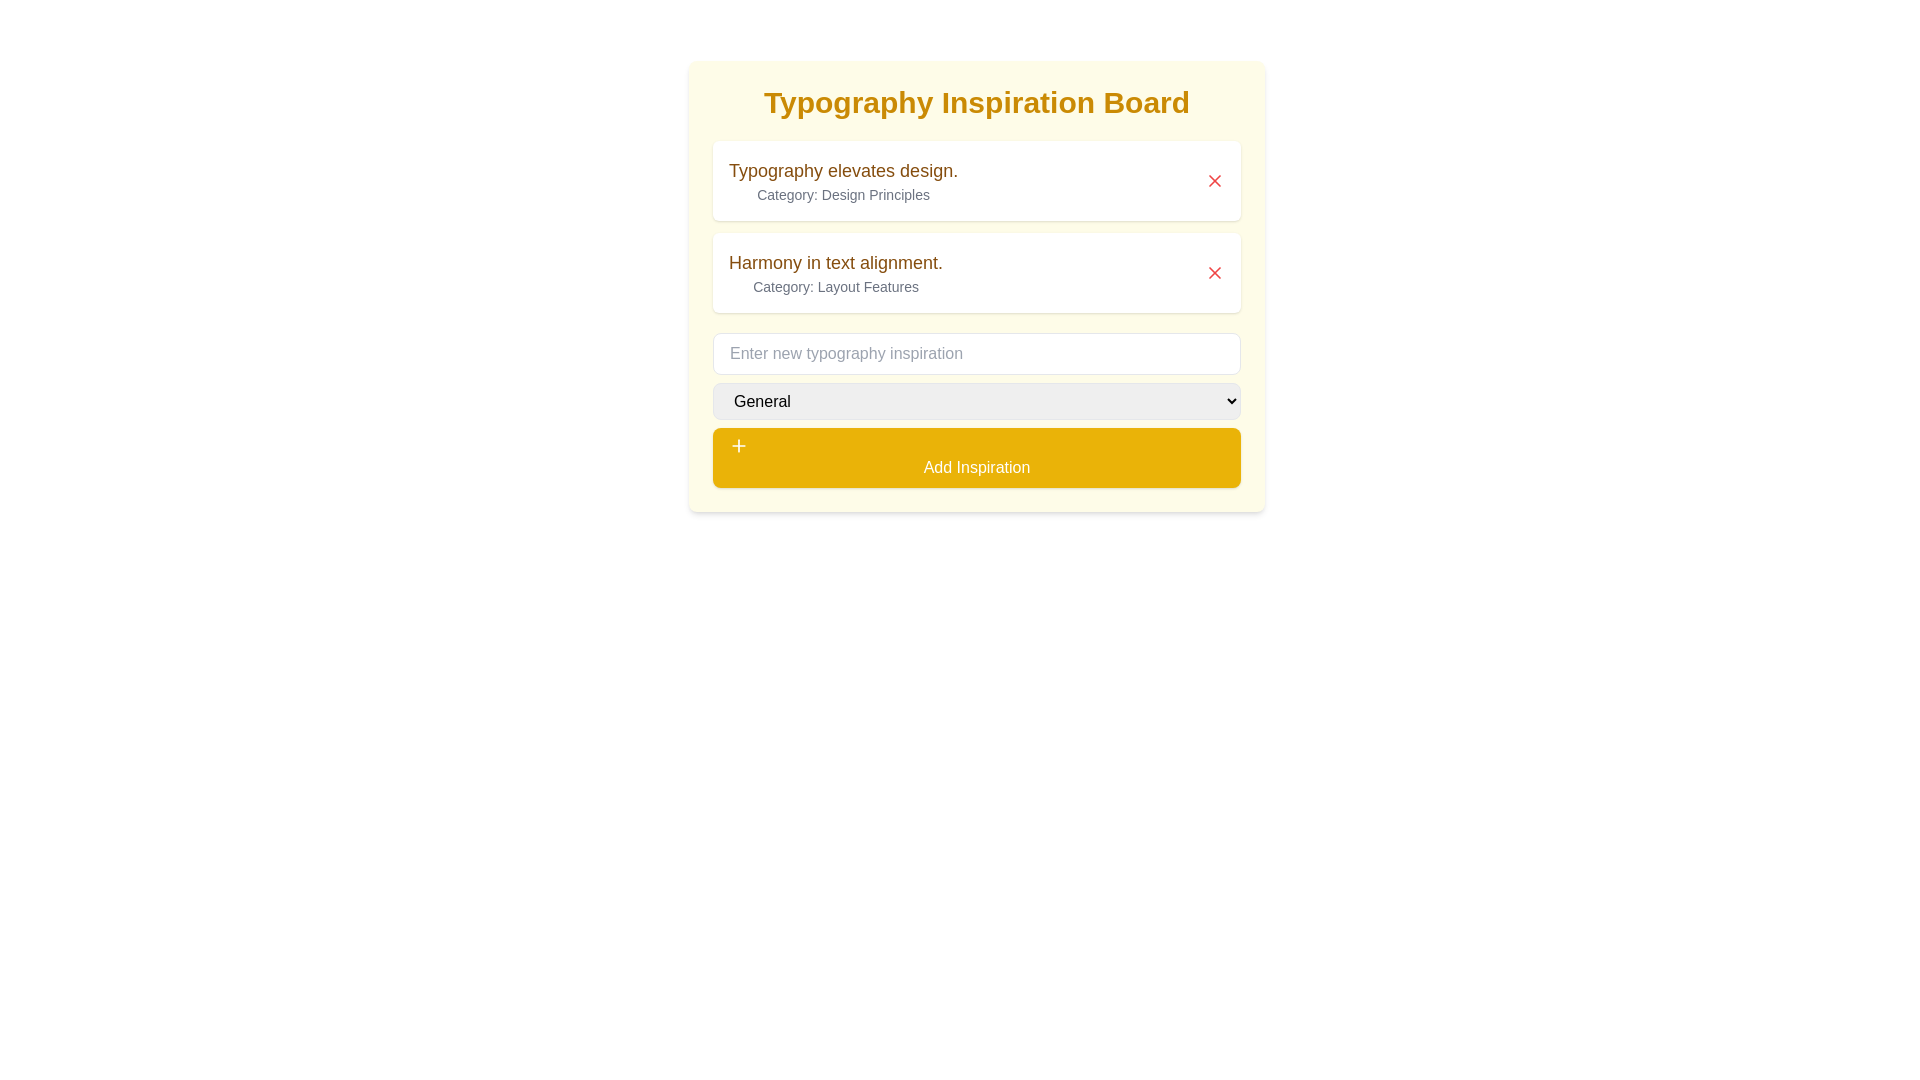 The width and height of the screenshot is (1920, 1080). Describe the element at coordinates (835, 261) in the screenshot. I see `text label or heading that serves as a main title for the sub-section categorized under 'Layout Features', located centrally above the descriptive text` at that location.